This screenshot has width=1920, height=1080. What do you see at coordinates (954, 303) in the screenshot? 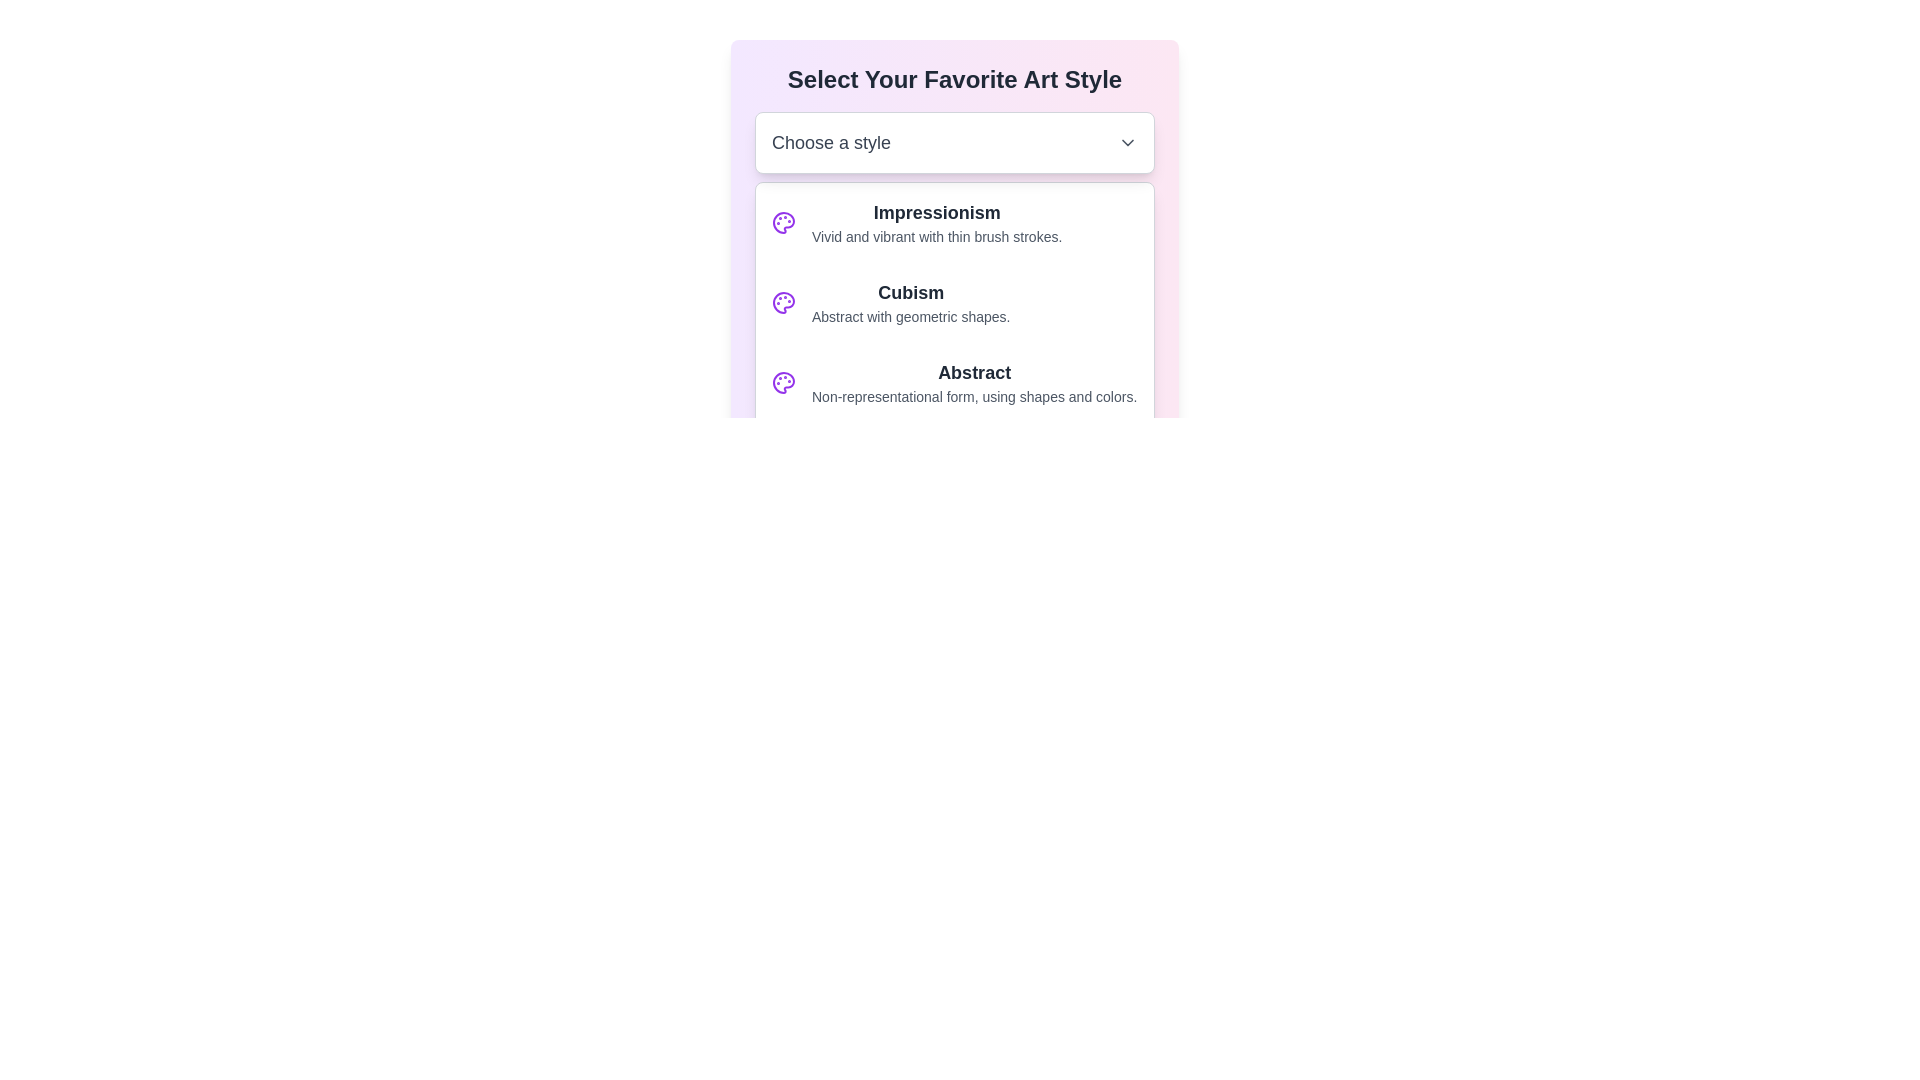
I see `the list item labeled 'Cubism' which is the second item under 'Select Your Favorite Art Style'` at bounding box center [954, 303].